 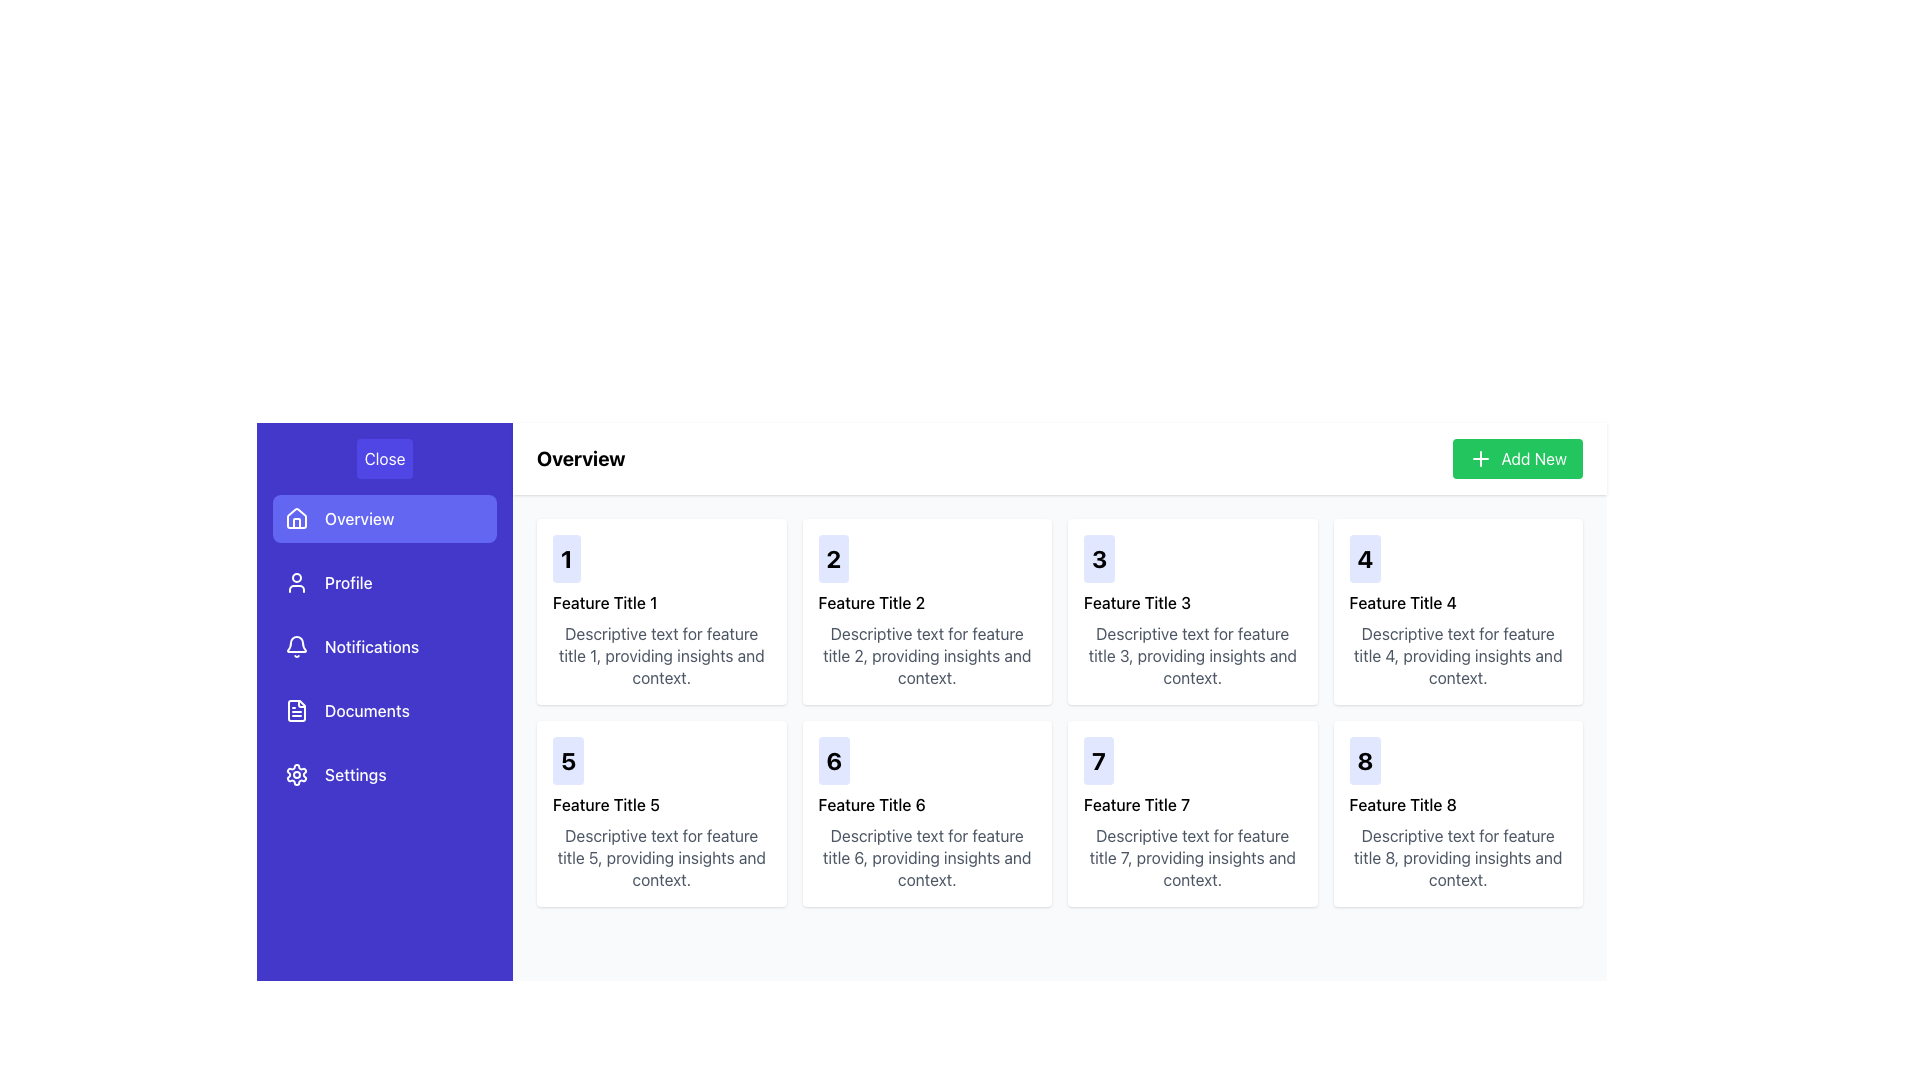 I want to click on the rounded rectangular button with a purple background labeled 'Overview' in the left sidebar, so click(x=384, y=518).